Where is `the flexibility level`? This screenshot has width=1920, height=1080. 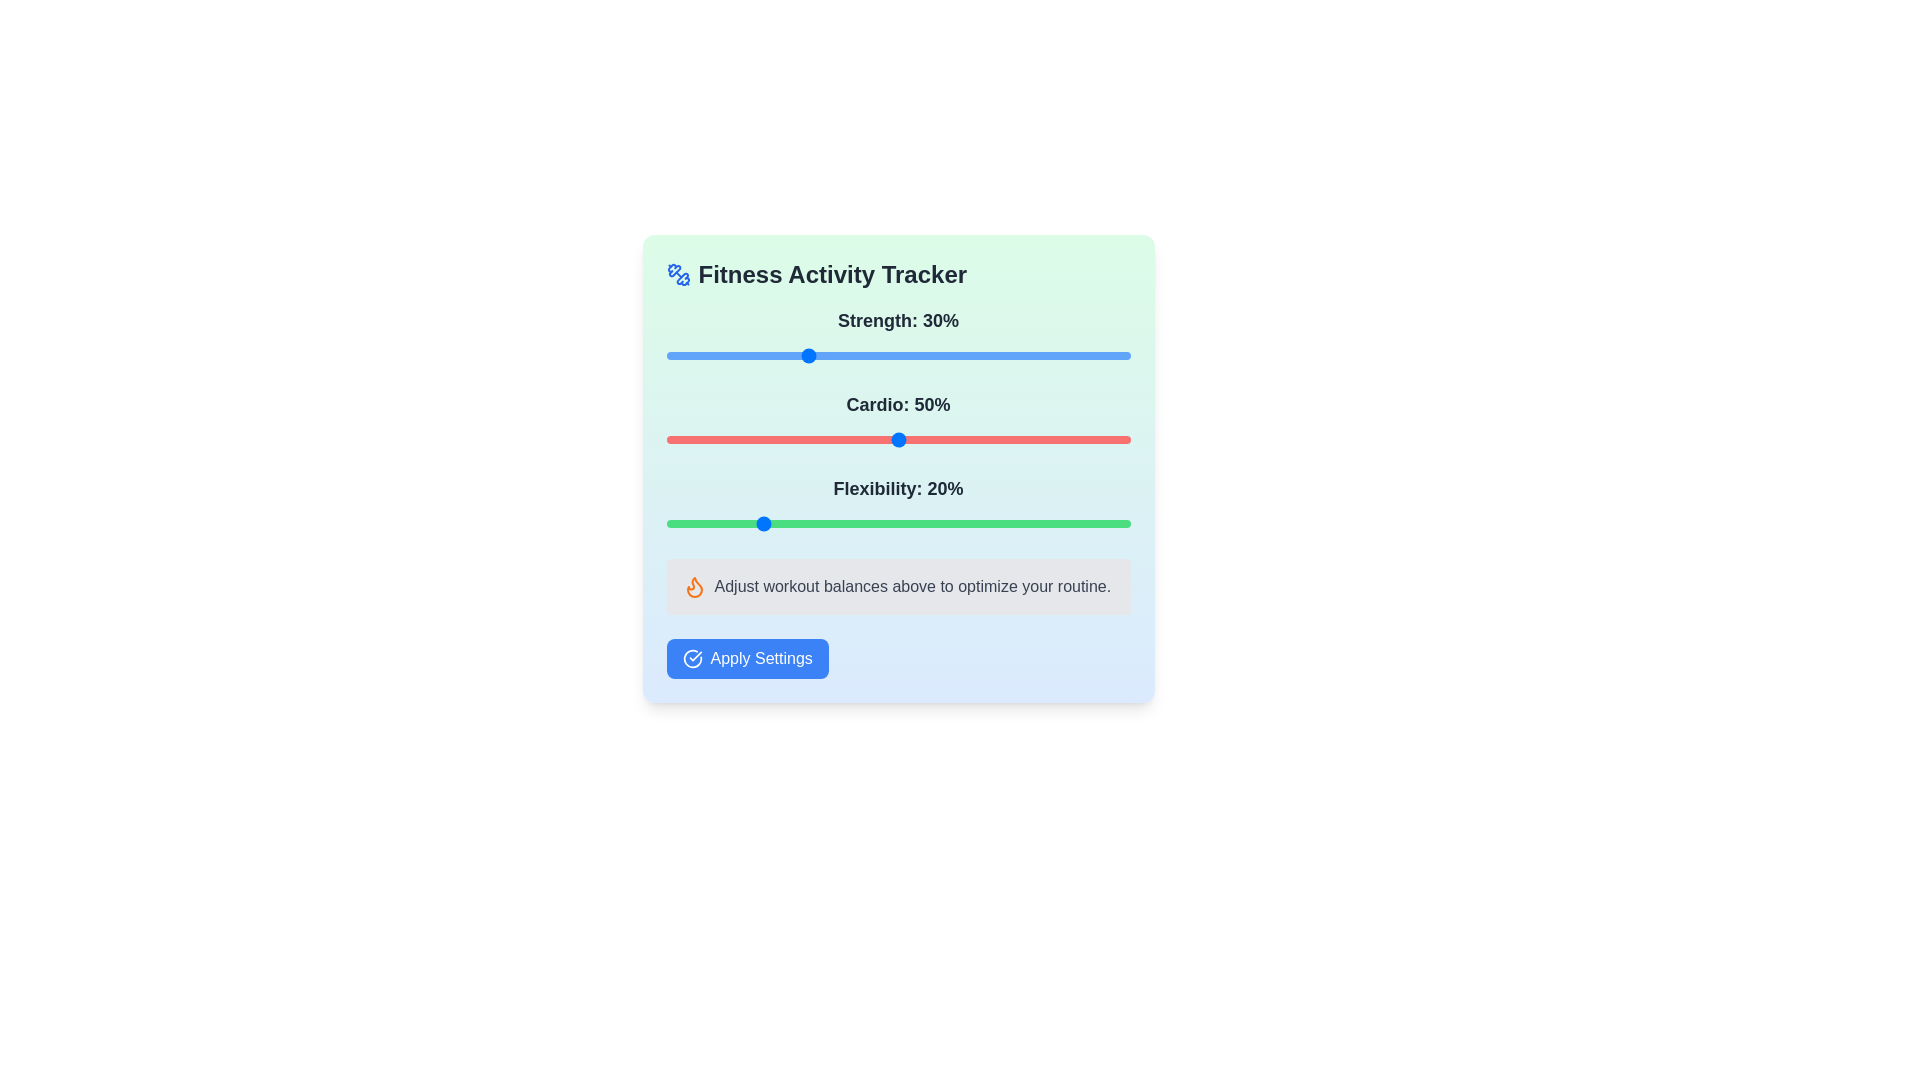 the flexibility level is located at coordinates (911, 523).